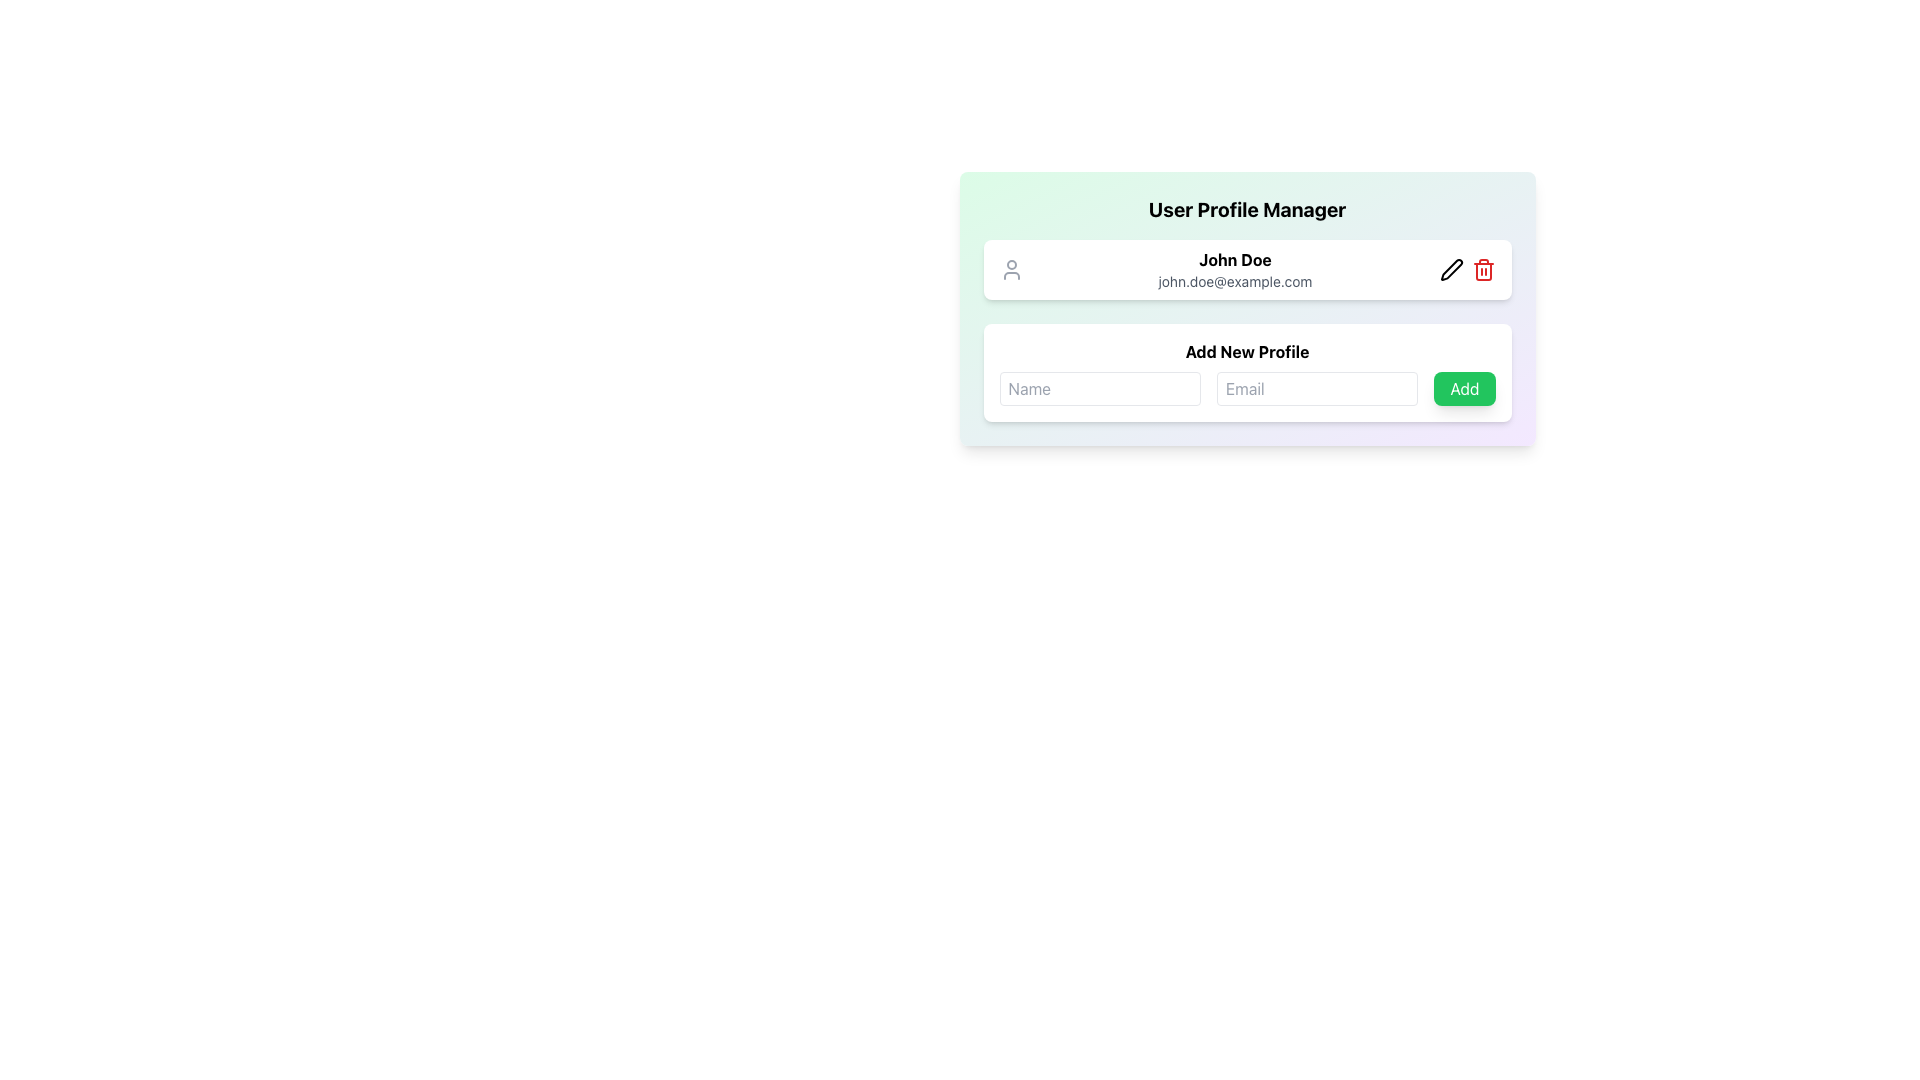  Describe the element at coordinates (1234, 258) in the screenshot. I see `the static text label displaying the user's name in the User Profile Manager interface, located at the top of the User Profile Manager card` at that location.